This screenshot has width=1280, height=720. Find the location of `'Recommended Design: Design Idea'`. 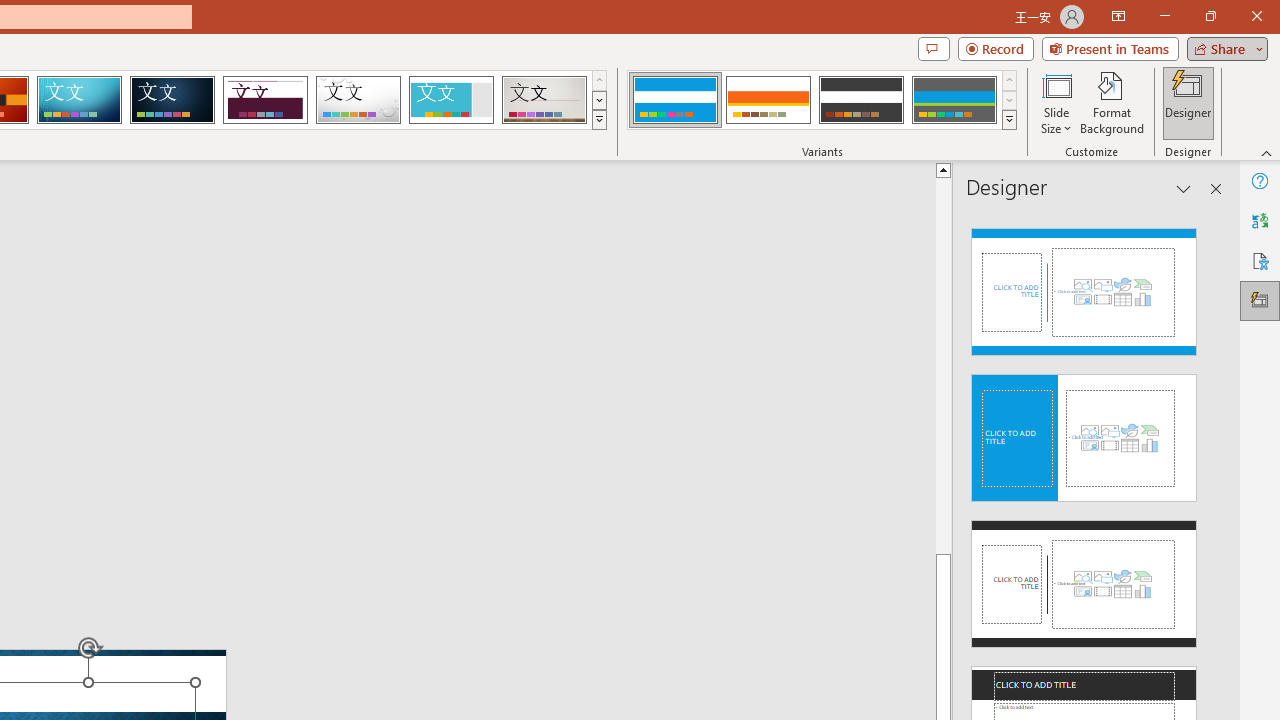

'Recommended Design: Design Idea' is located at coordinates (1083, 286).